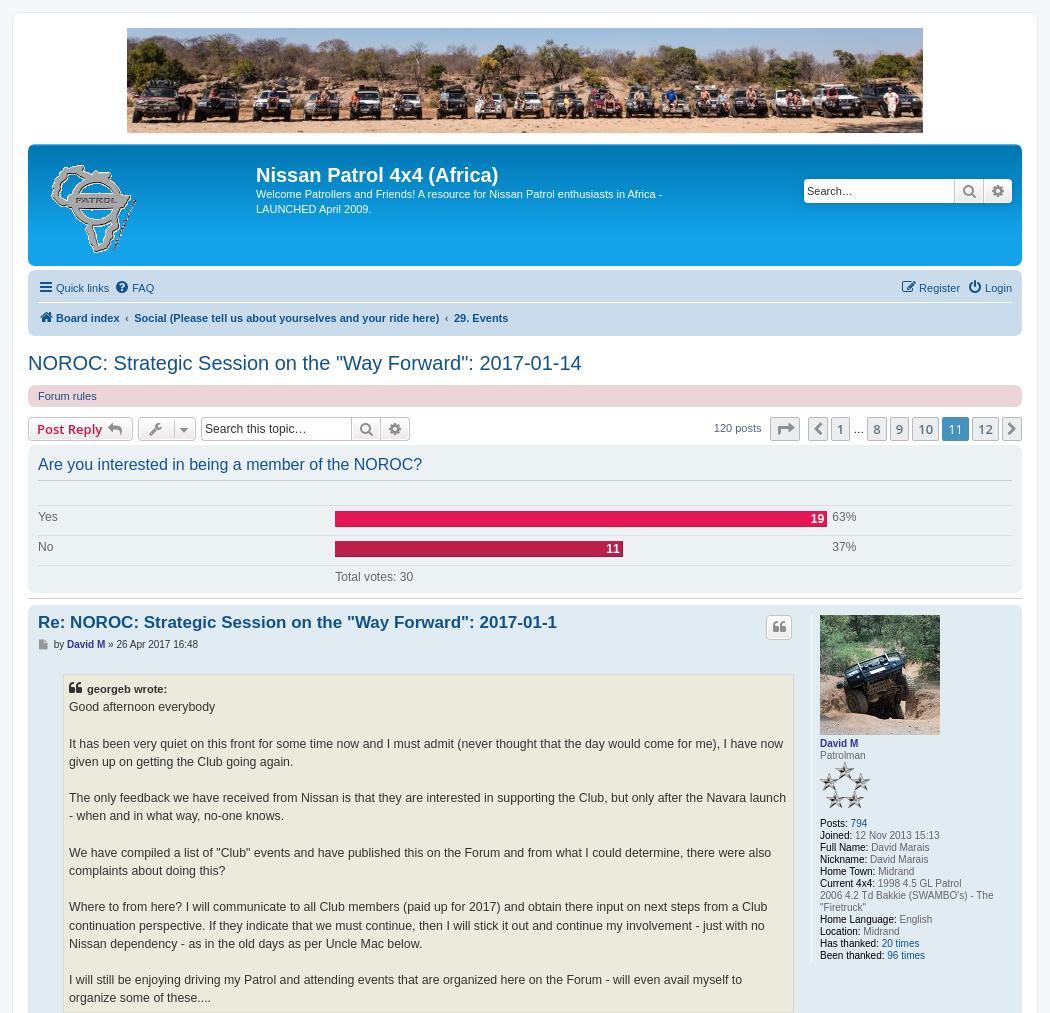  What do you see at coordinates (419, 860) in the screenshot?
I see `'We have compiled a list of "Club" events and have published this on the Forum and from what I could determine, there were also complaints about doing this?'` at bounding box center [419, 860].